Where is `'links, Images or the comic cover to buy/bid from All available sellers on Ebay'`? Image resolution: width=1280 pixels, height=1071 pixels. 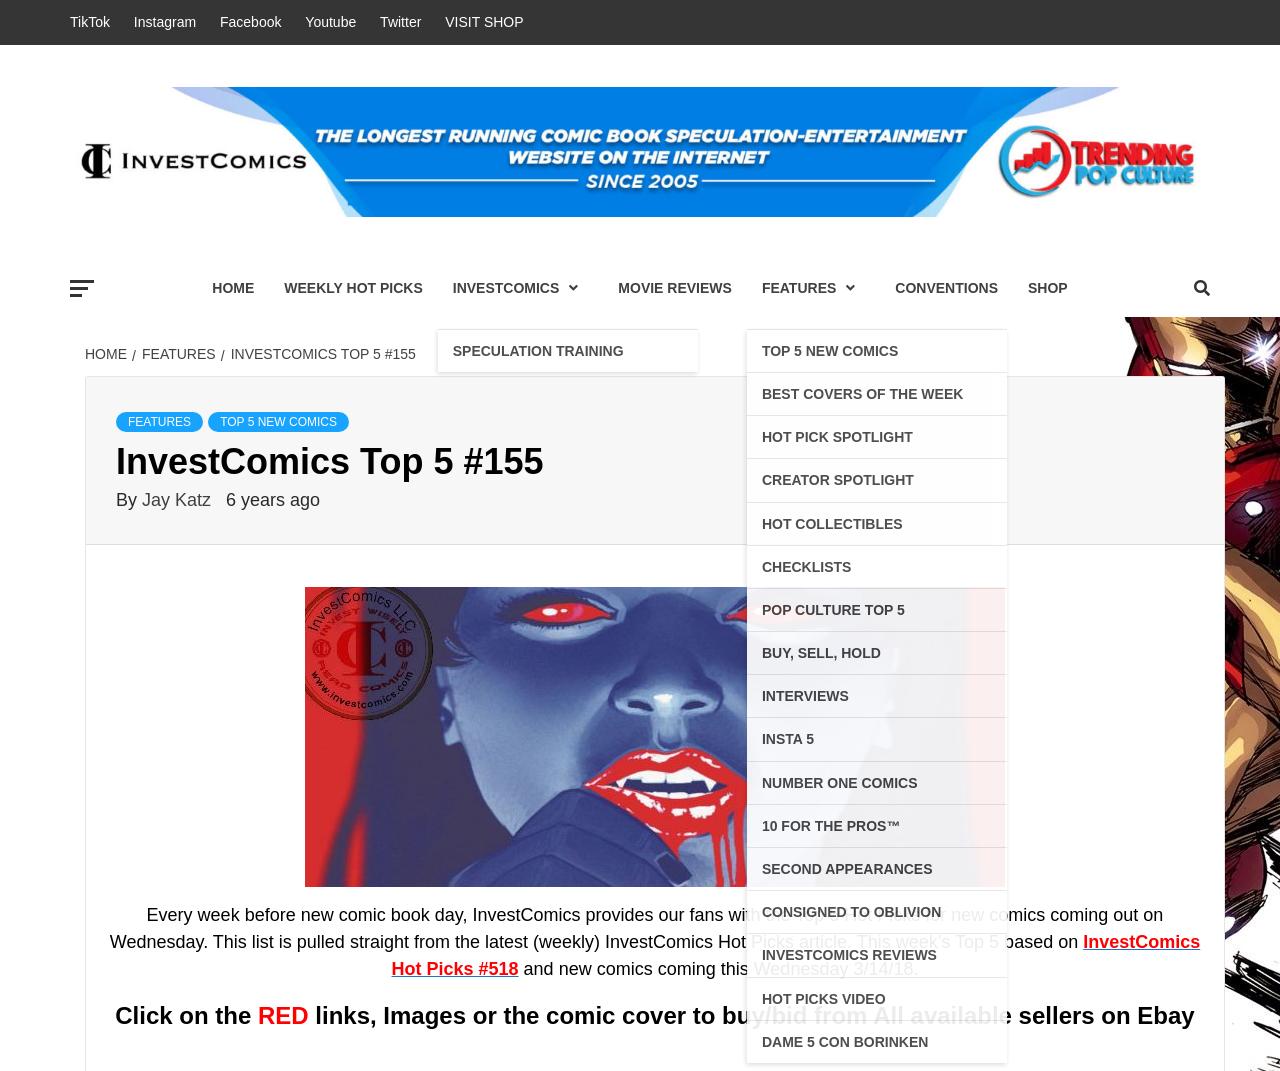 'links, Images or the comic cover to buy/bid from All available sellers on Ebay' is located at coordinates (749, 1014).